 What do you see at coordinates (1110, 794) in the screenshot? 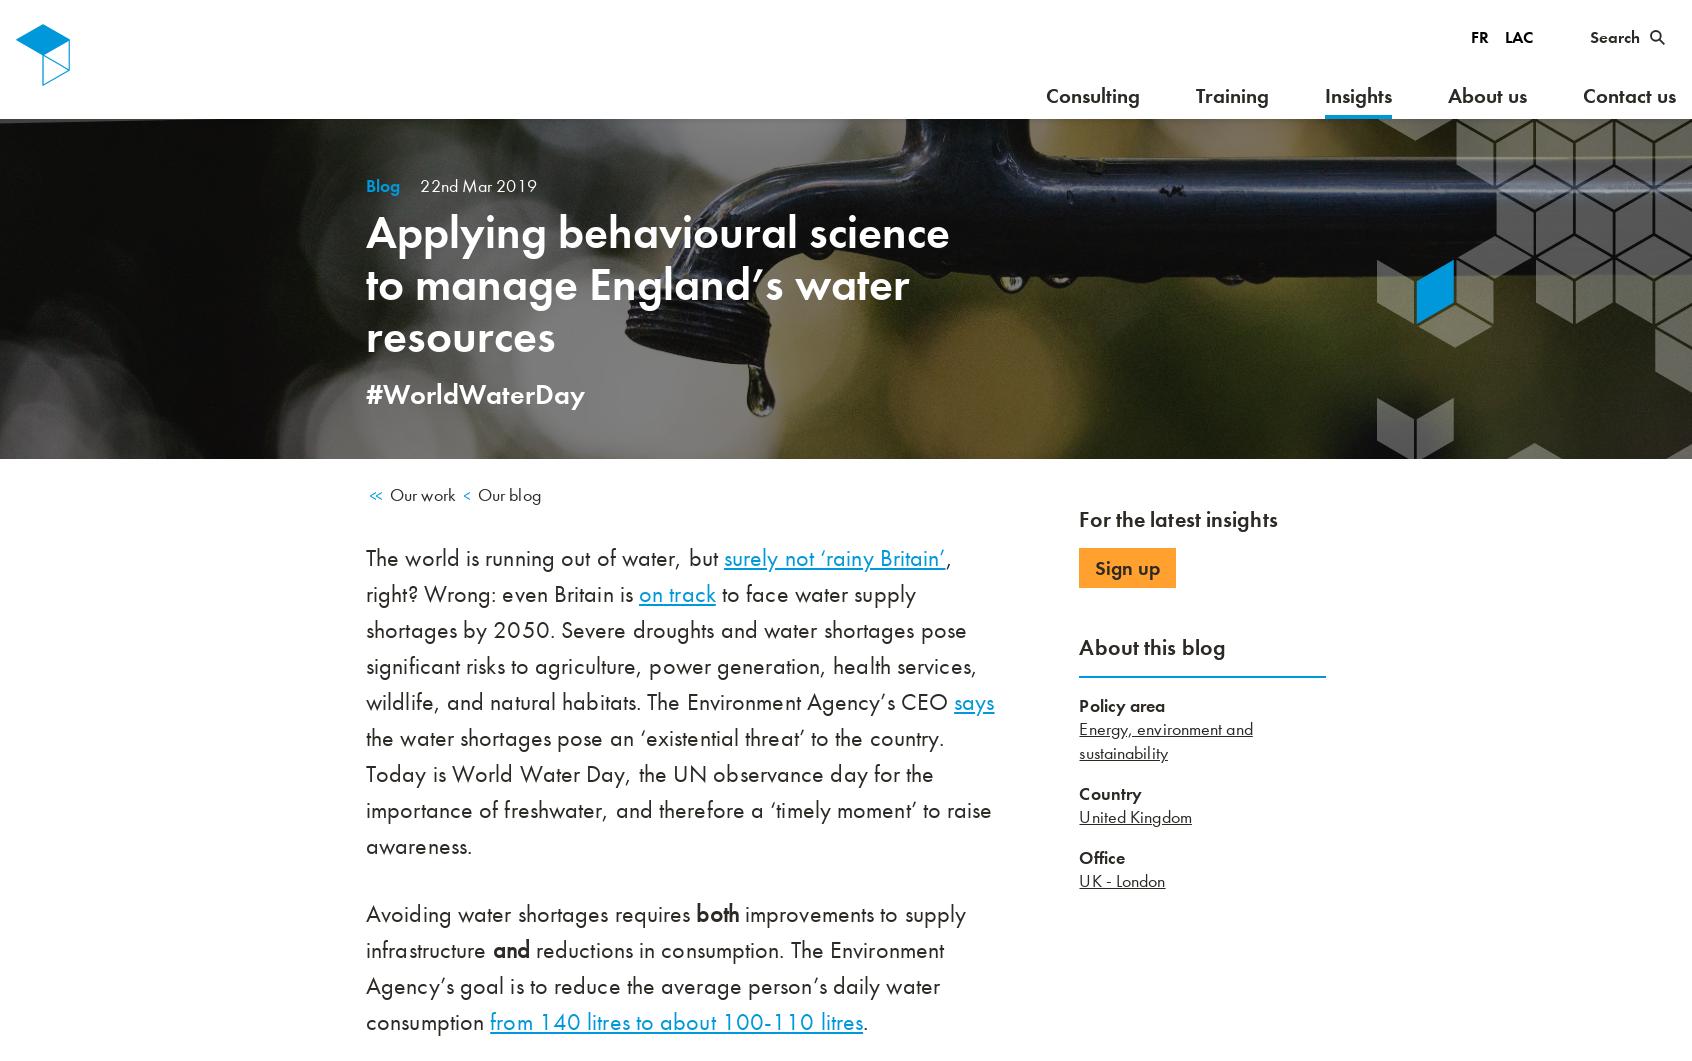
I see `'Country'` at bounding box center [1110, 794].